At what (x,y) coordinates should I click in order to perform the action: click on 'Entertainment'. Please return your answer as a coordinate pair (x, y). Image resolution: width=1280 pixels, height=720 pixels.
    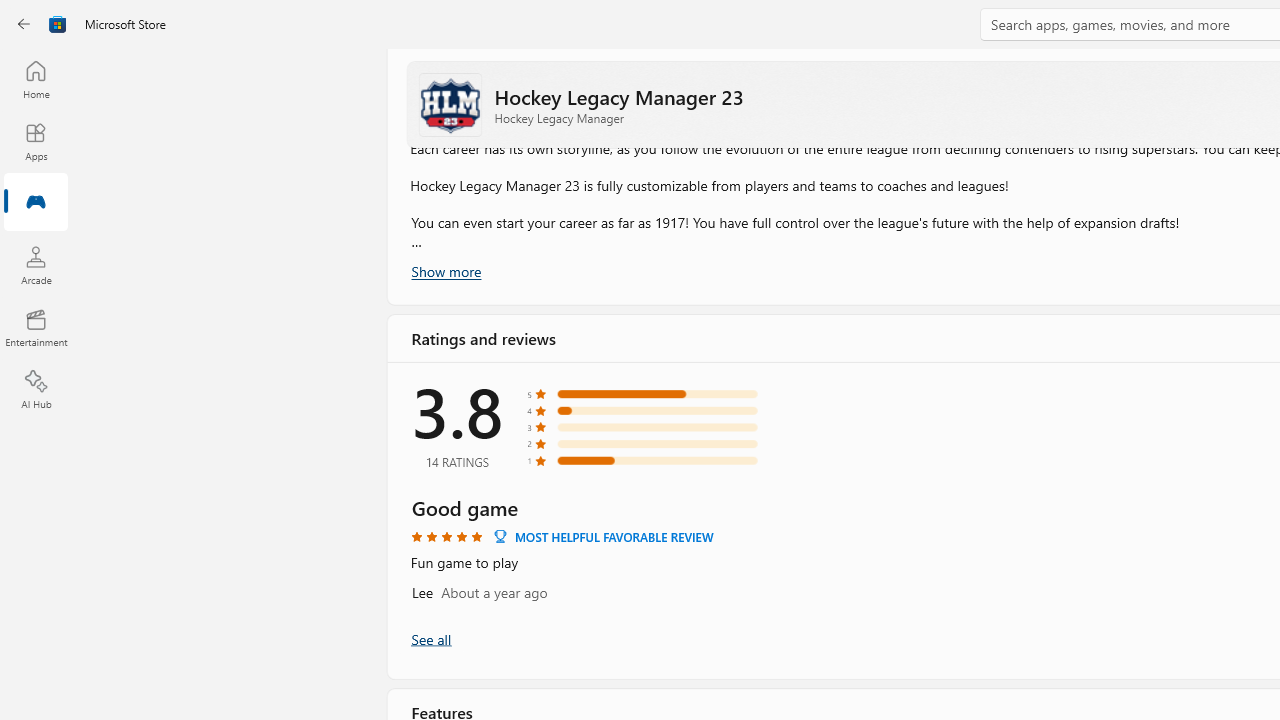
    Looking at the image, I should click on (35, 326).